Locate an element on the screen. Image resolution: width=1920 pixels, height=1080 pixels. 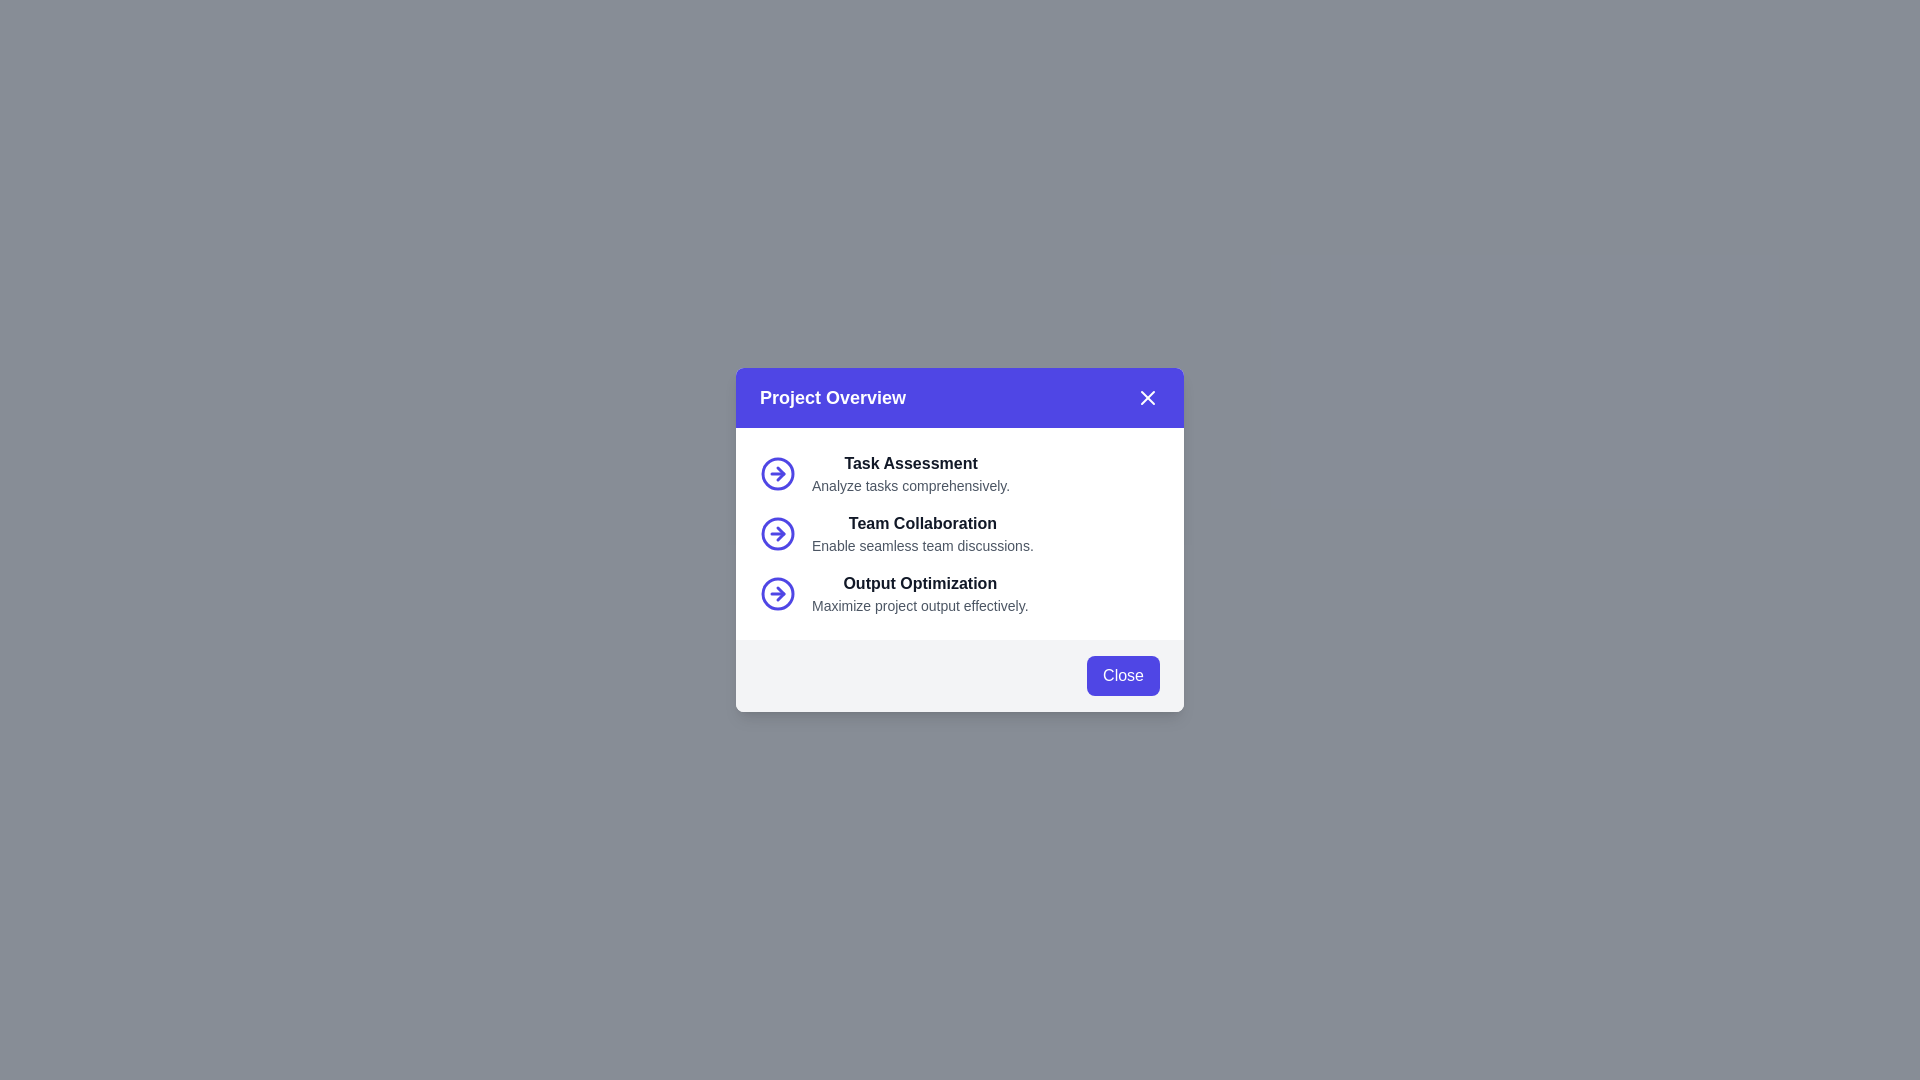
the text label displaying 'Enable seamless team discussions.', located below the 'Team Collaboration' heading in the modal window is located at coordinates (921, 546).